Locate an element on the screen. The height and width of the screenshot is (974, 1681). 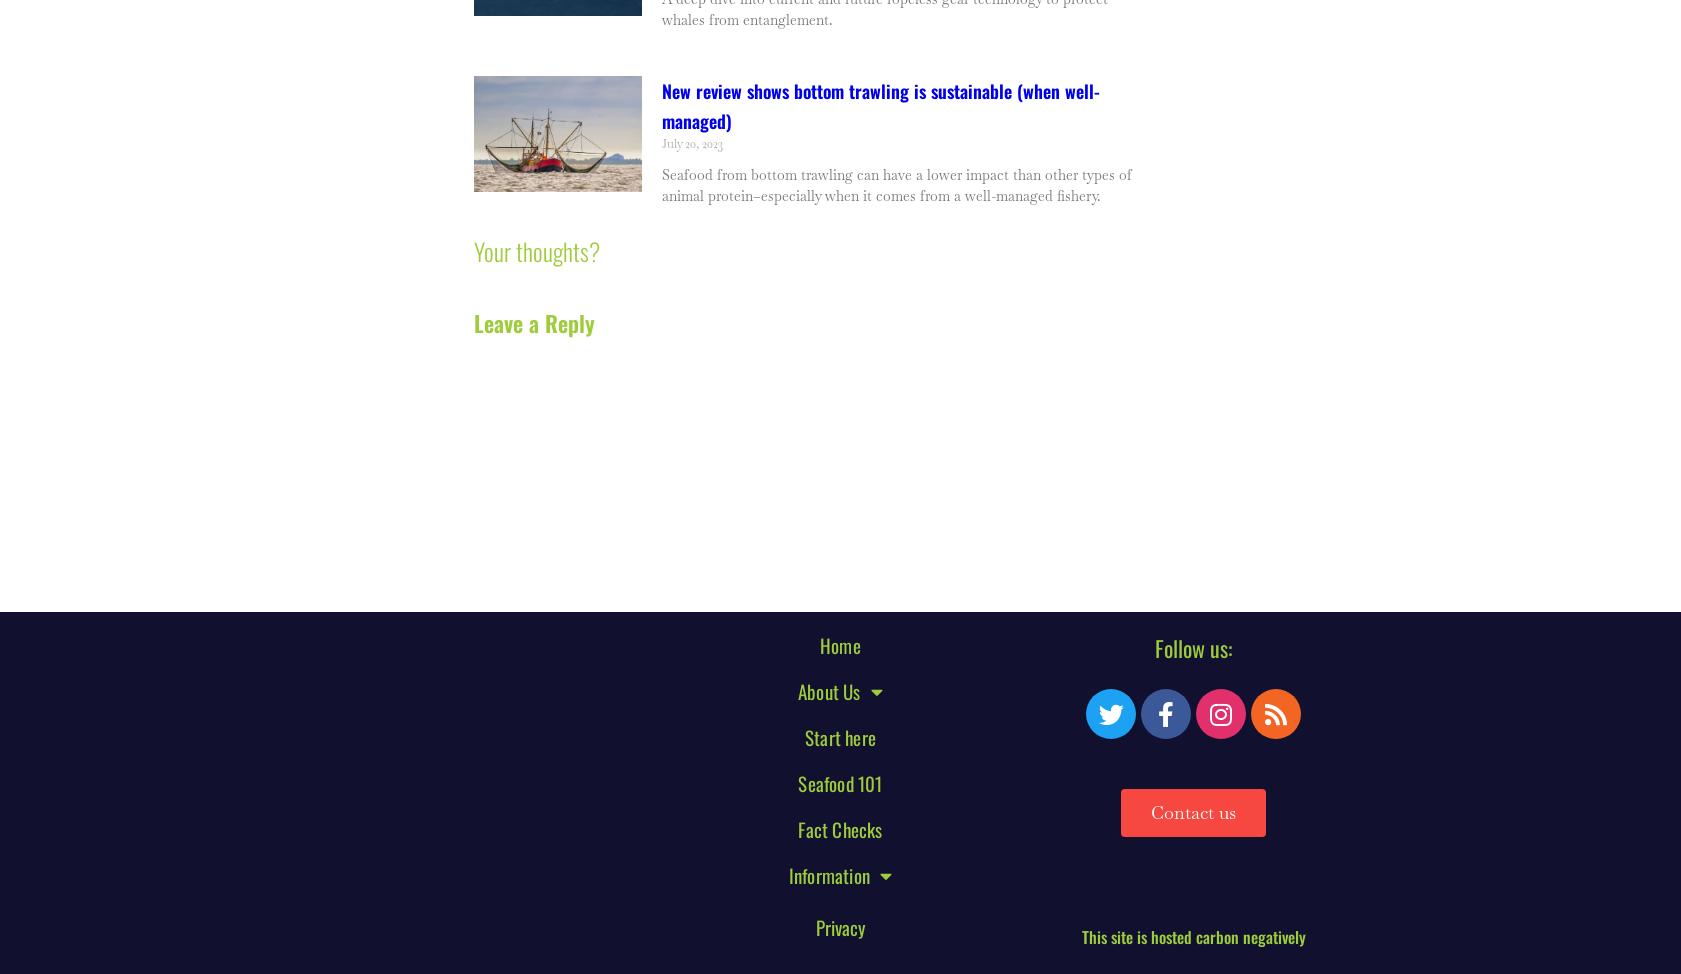
'Fact Checks' is located at coordinates (838, 828).